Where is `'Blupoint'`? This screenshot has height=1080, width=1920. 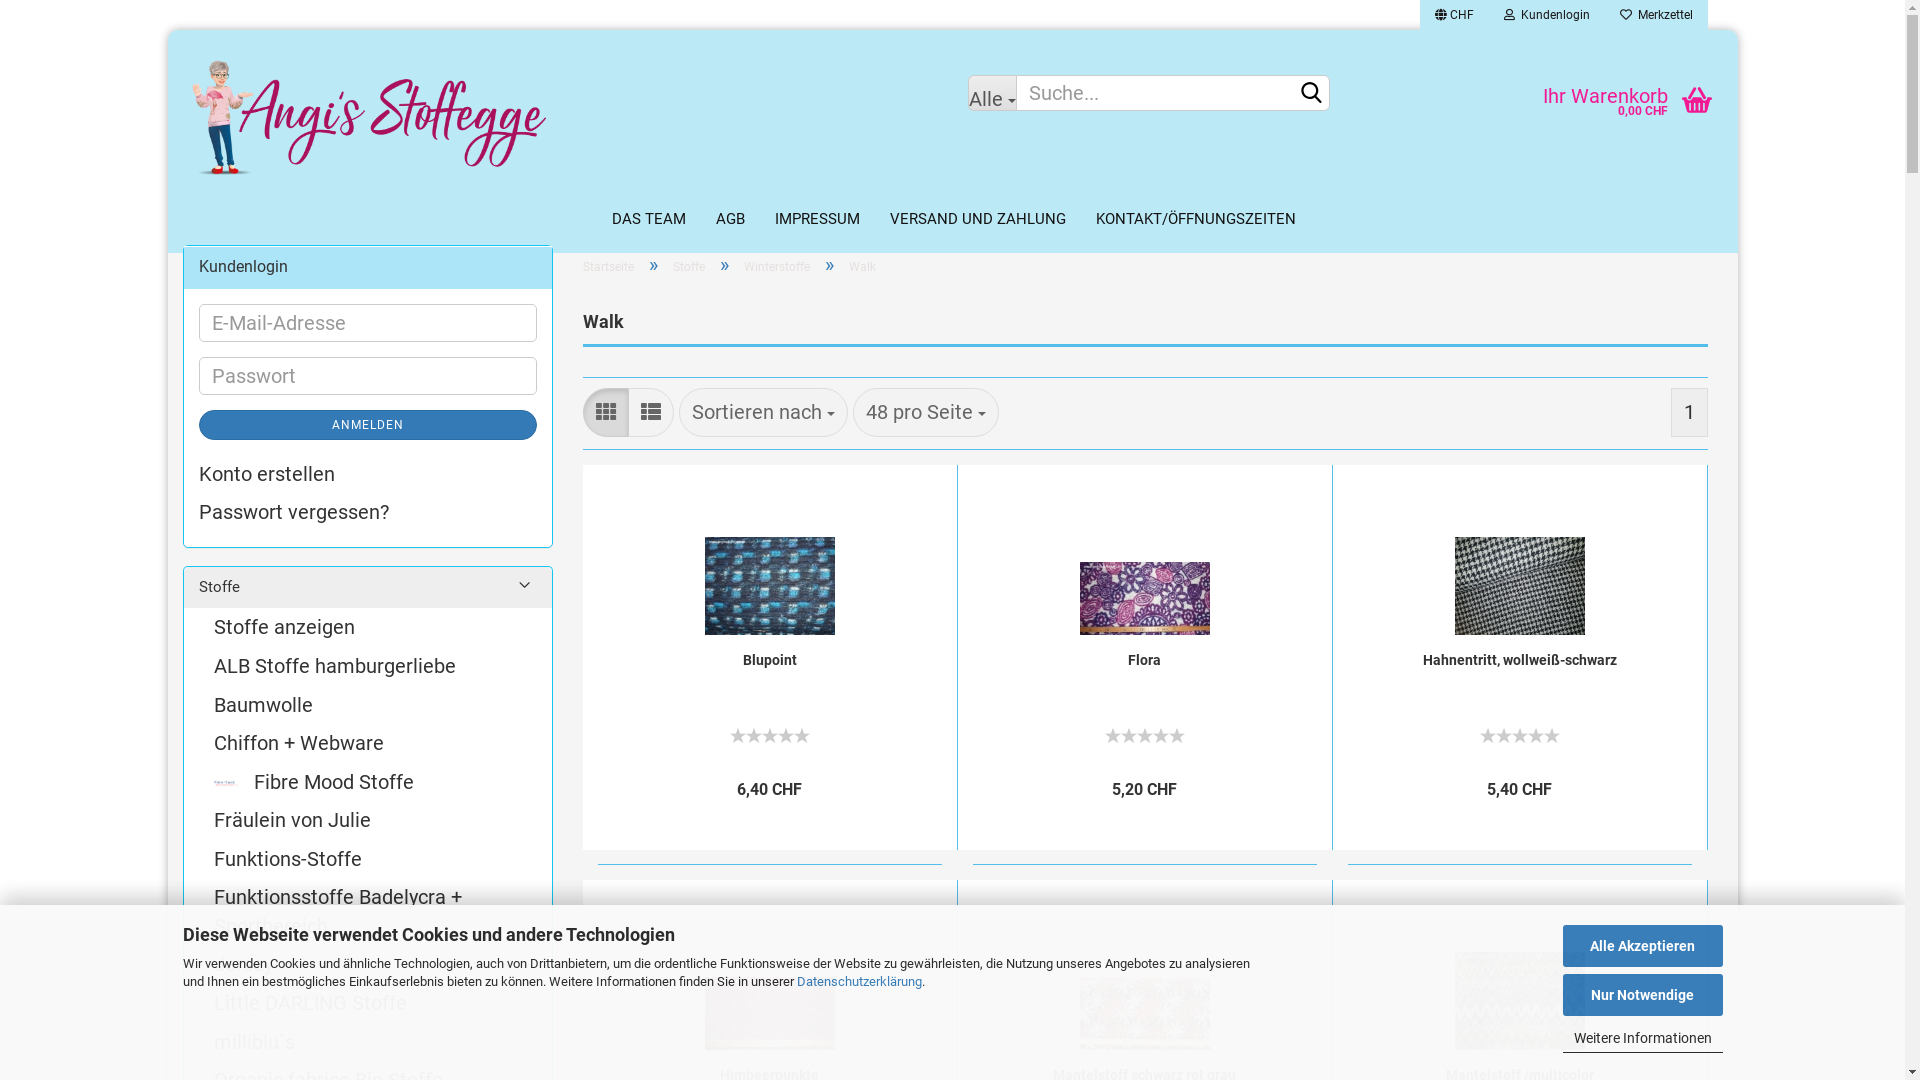 'Blupoint' is located at coordinates (767, 564).